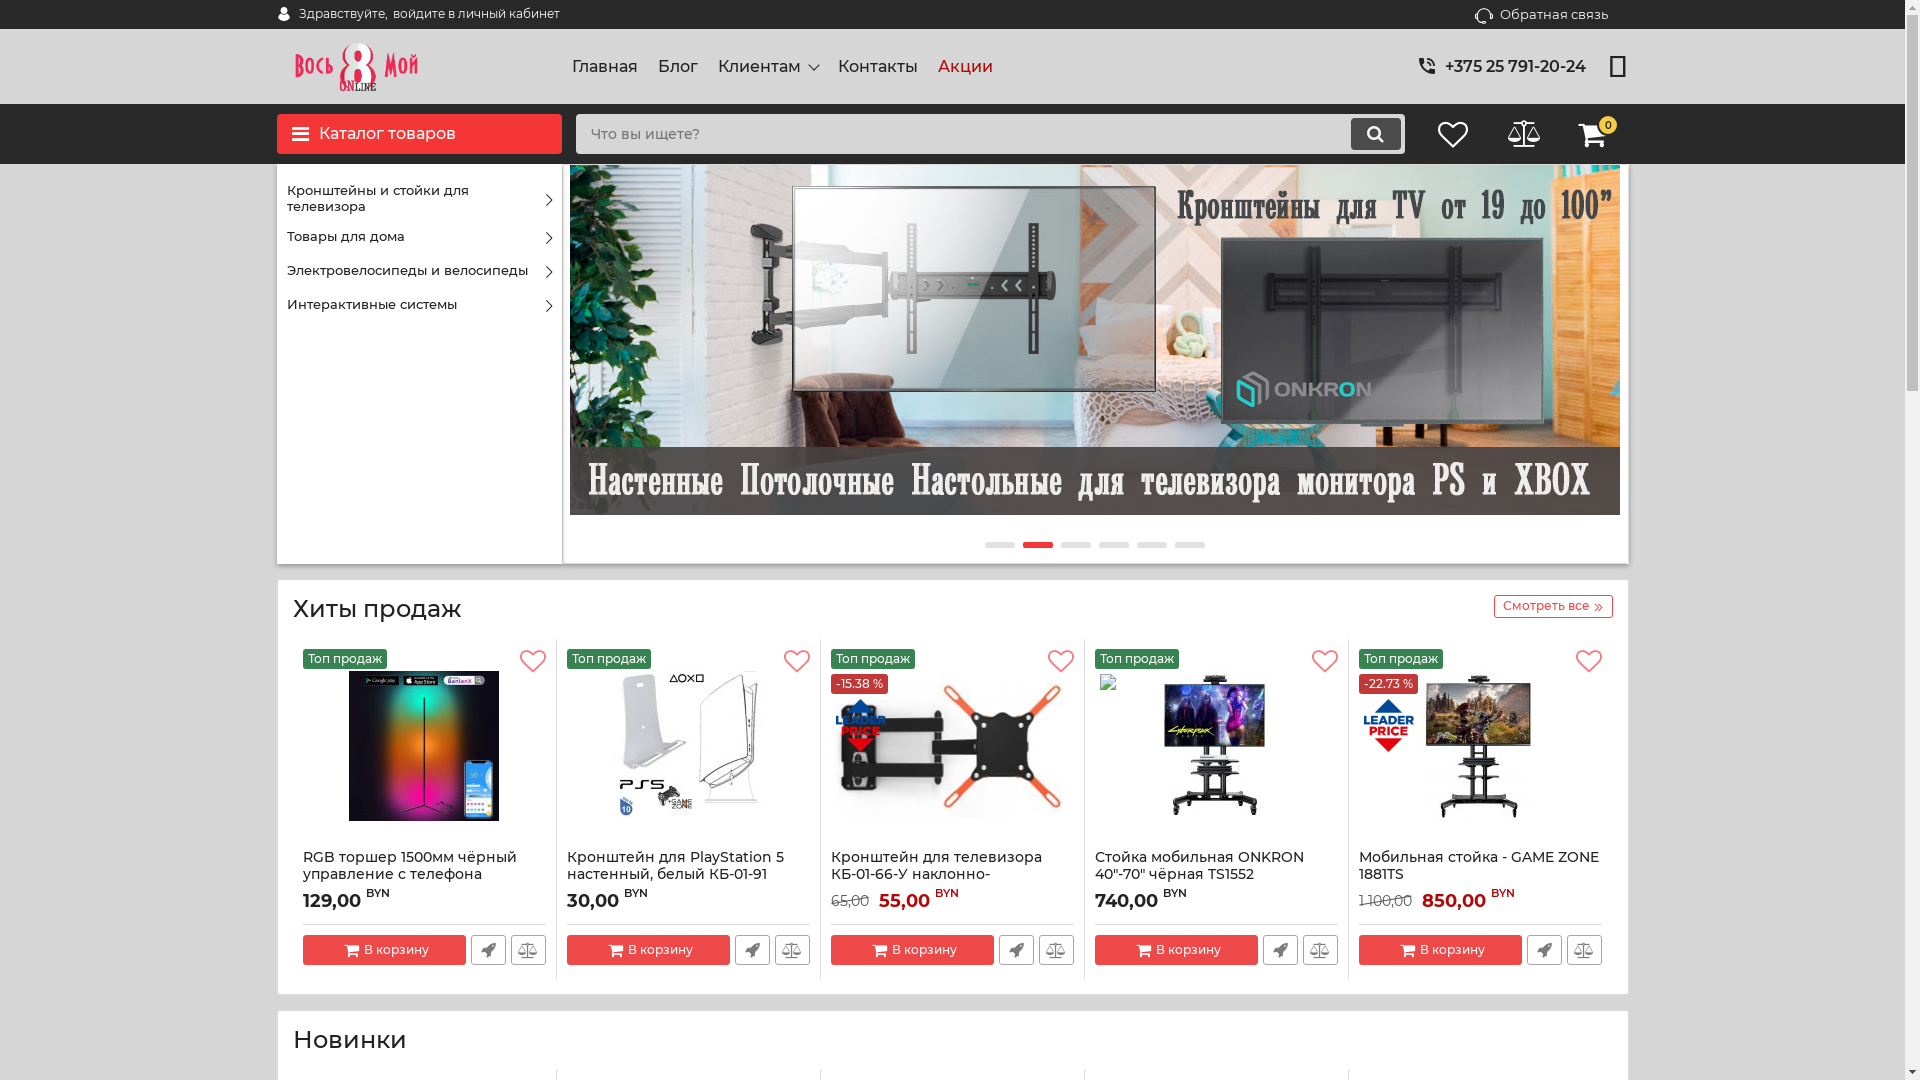  I want to click on 'langfr-560px-logo_leader_price_-_2017.svg.png', so click(1387, 725).